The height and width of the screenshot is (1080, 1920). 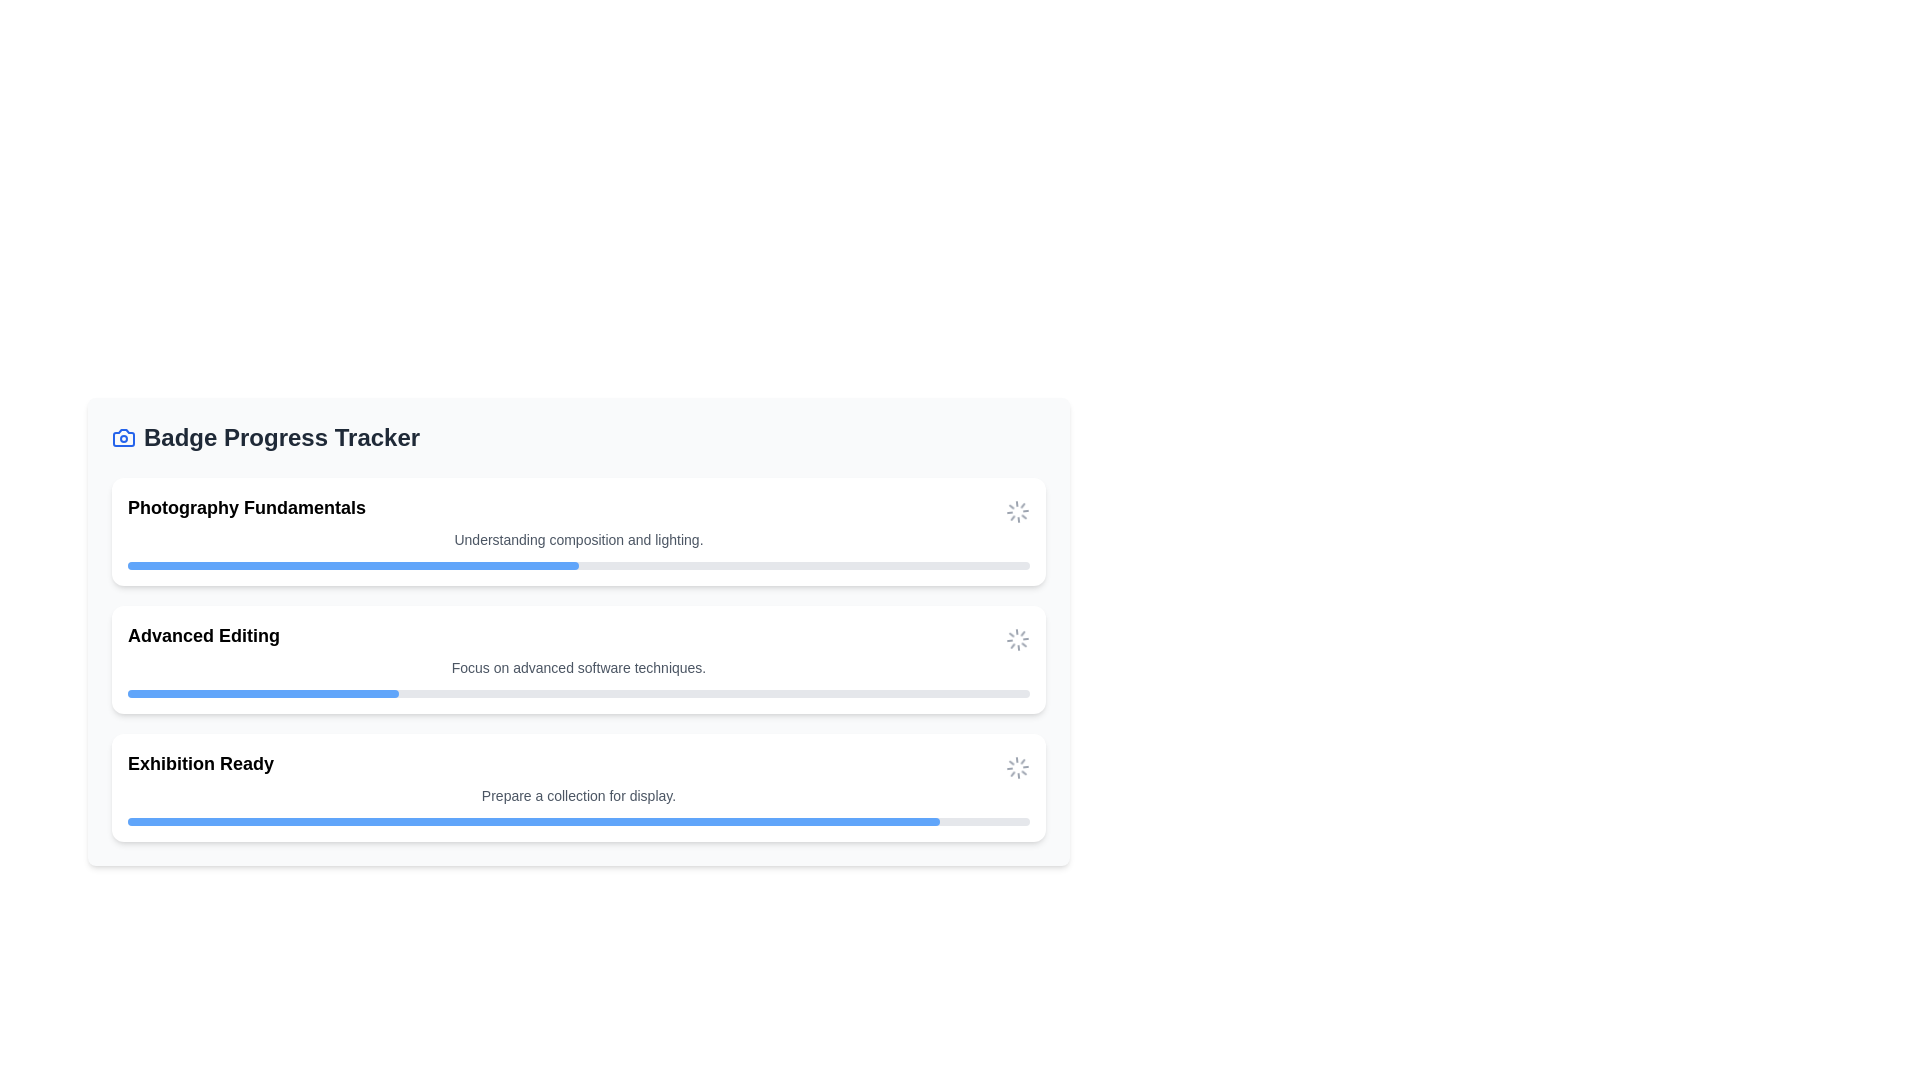 I want to click on the progress bar that visually represents the 30% completion for the 'Advanced Editing' task, located centrally within the gray bar underneath 'Advanced Editing' in the 'Badge Progress Tracker', so click(x=262, y=693).